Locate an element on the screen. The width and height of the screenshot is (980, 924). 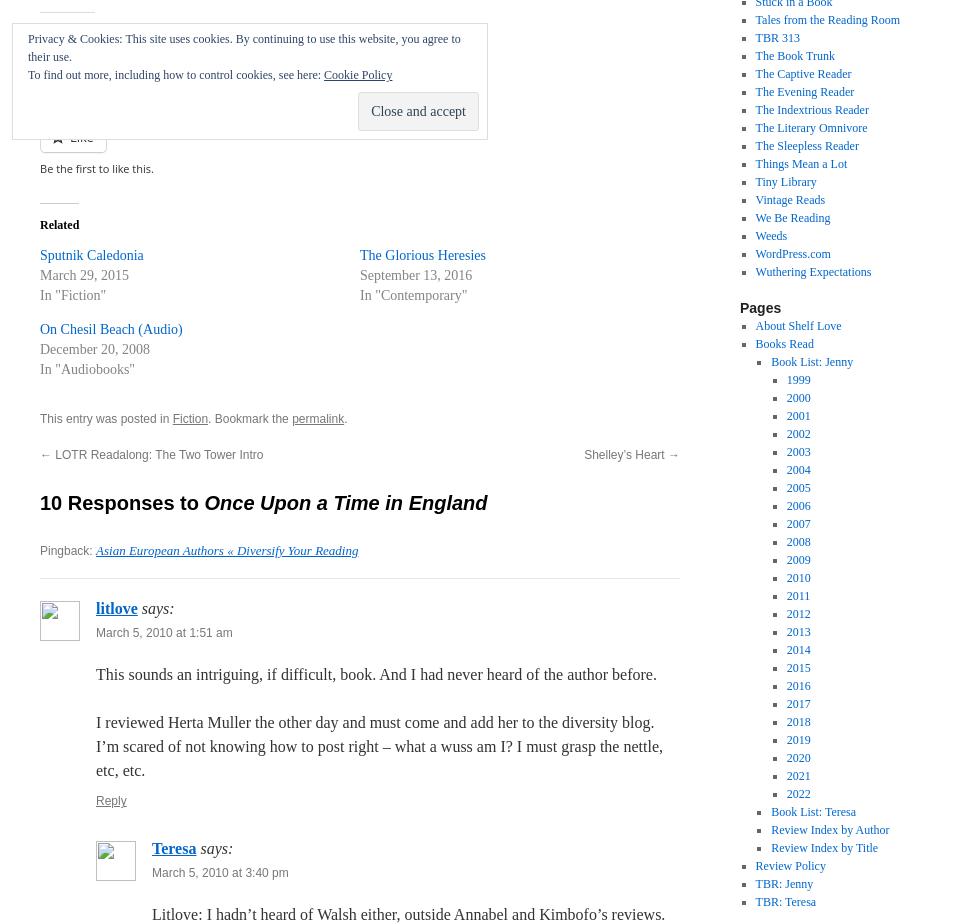
'2006' is located at coordinates (798, 505).